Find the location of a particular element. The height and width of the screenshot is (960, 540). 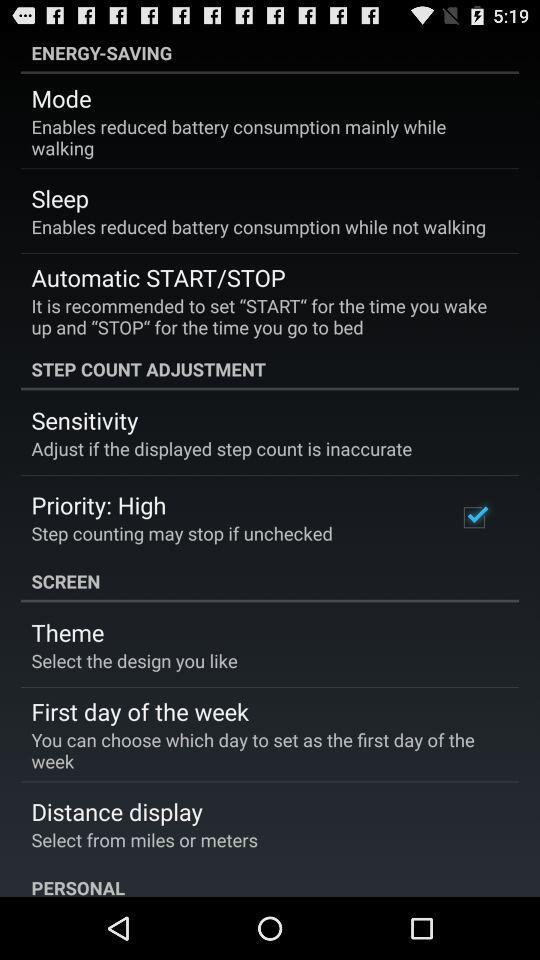

the app next to the step counting may icon is located at coordinates (473, 516).